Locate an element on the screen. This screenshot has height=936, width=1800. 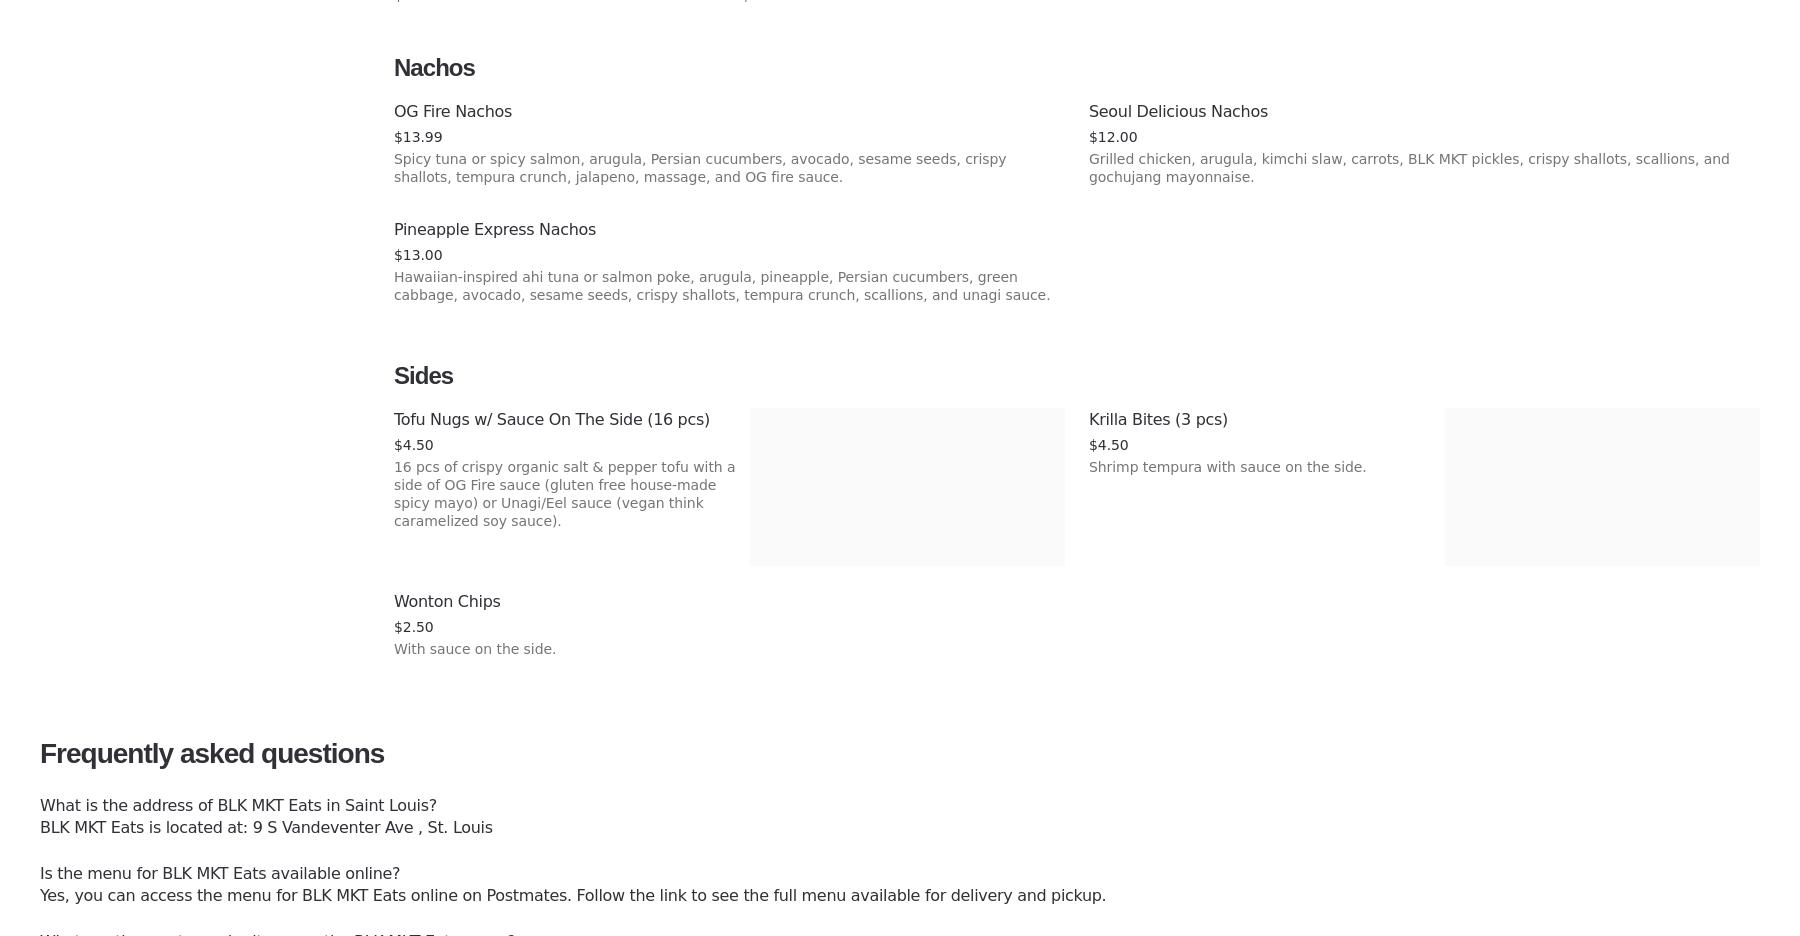
'16 pcs of crispy organic salt & pepper tofu with a side of OG Fire sauce (gluten free house-made spicy mayo) or Unagi/Eel sauce (vegan think caramelized soy sauce).' is located at coordinates (564, 493).